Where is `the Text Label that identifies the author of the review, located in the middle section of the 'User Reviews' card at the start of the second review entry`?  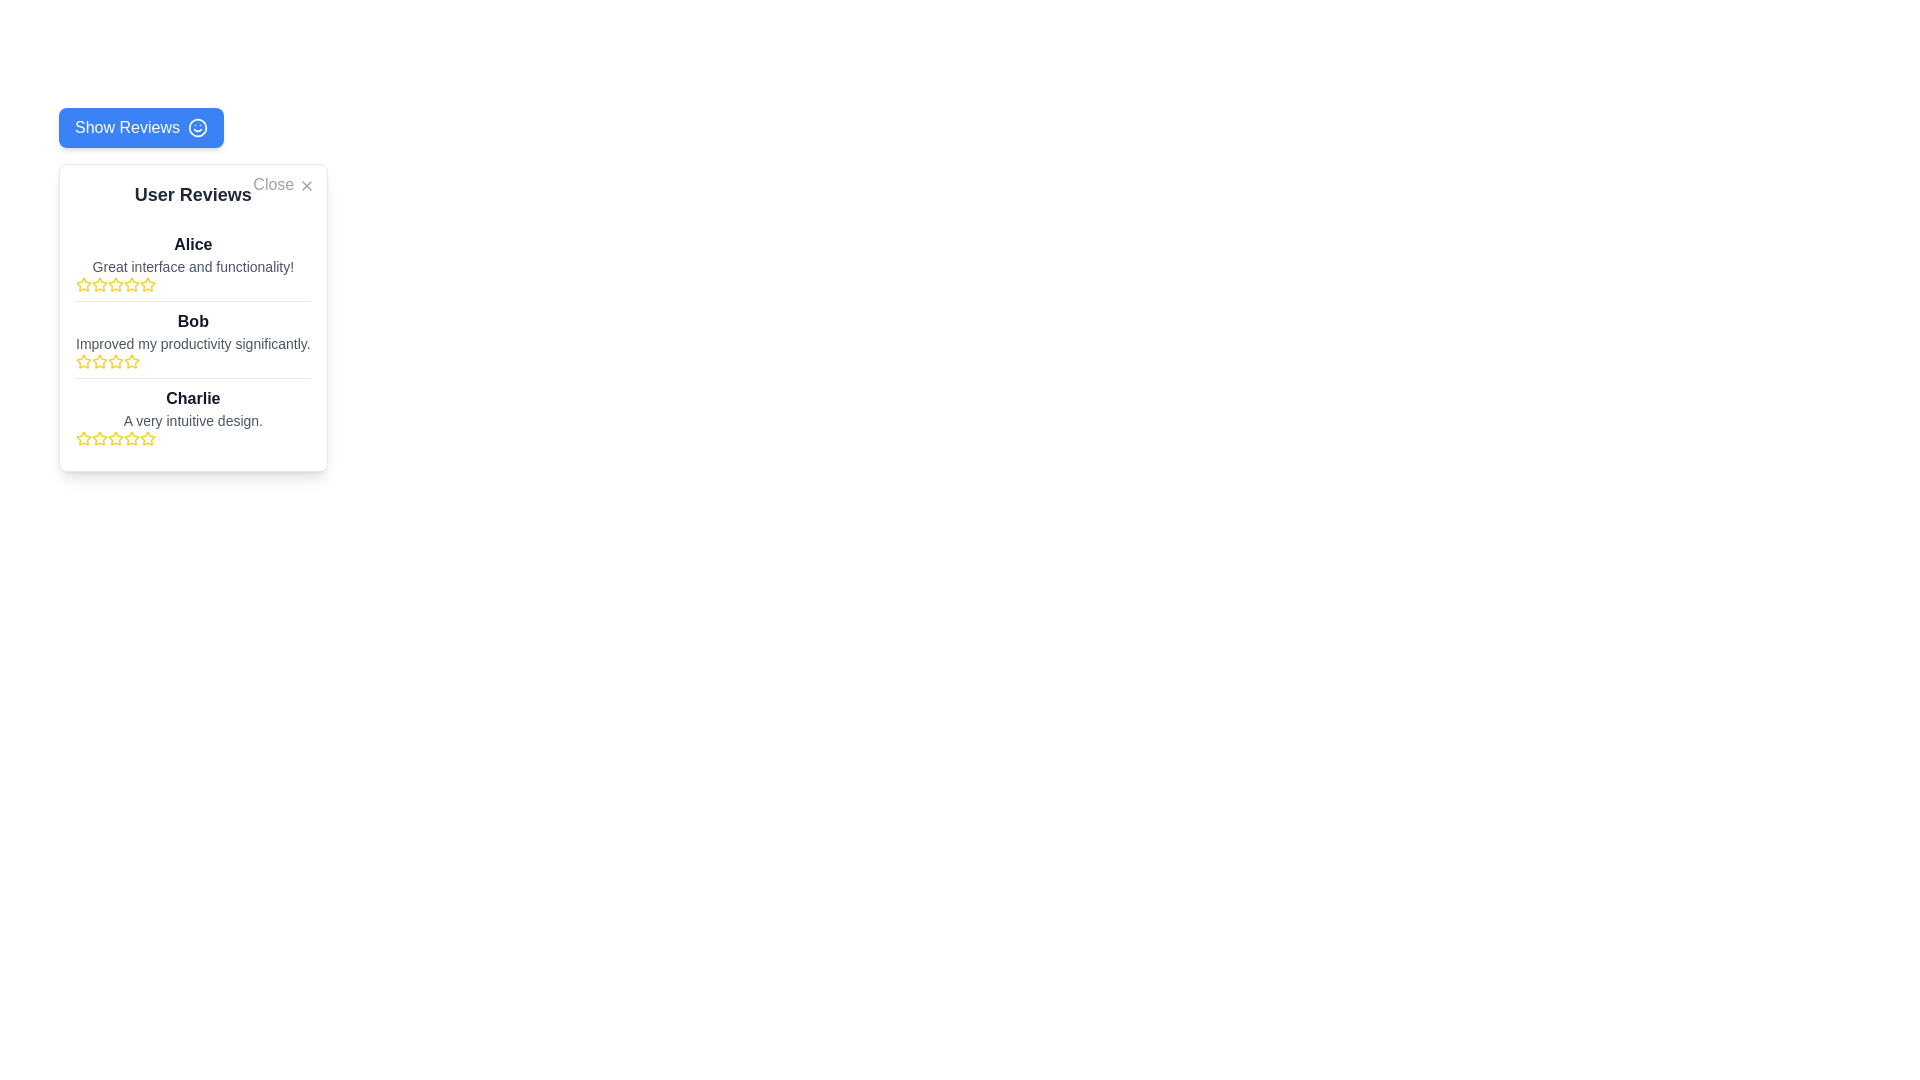
the Text Label that identifies the author of the review, located in the middle section of the 'User Reviews' card at the start of the second review entry is located at coordinates (193, 320).